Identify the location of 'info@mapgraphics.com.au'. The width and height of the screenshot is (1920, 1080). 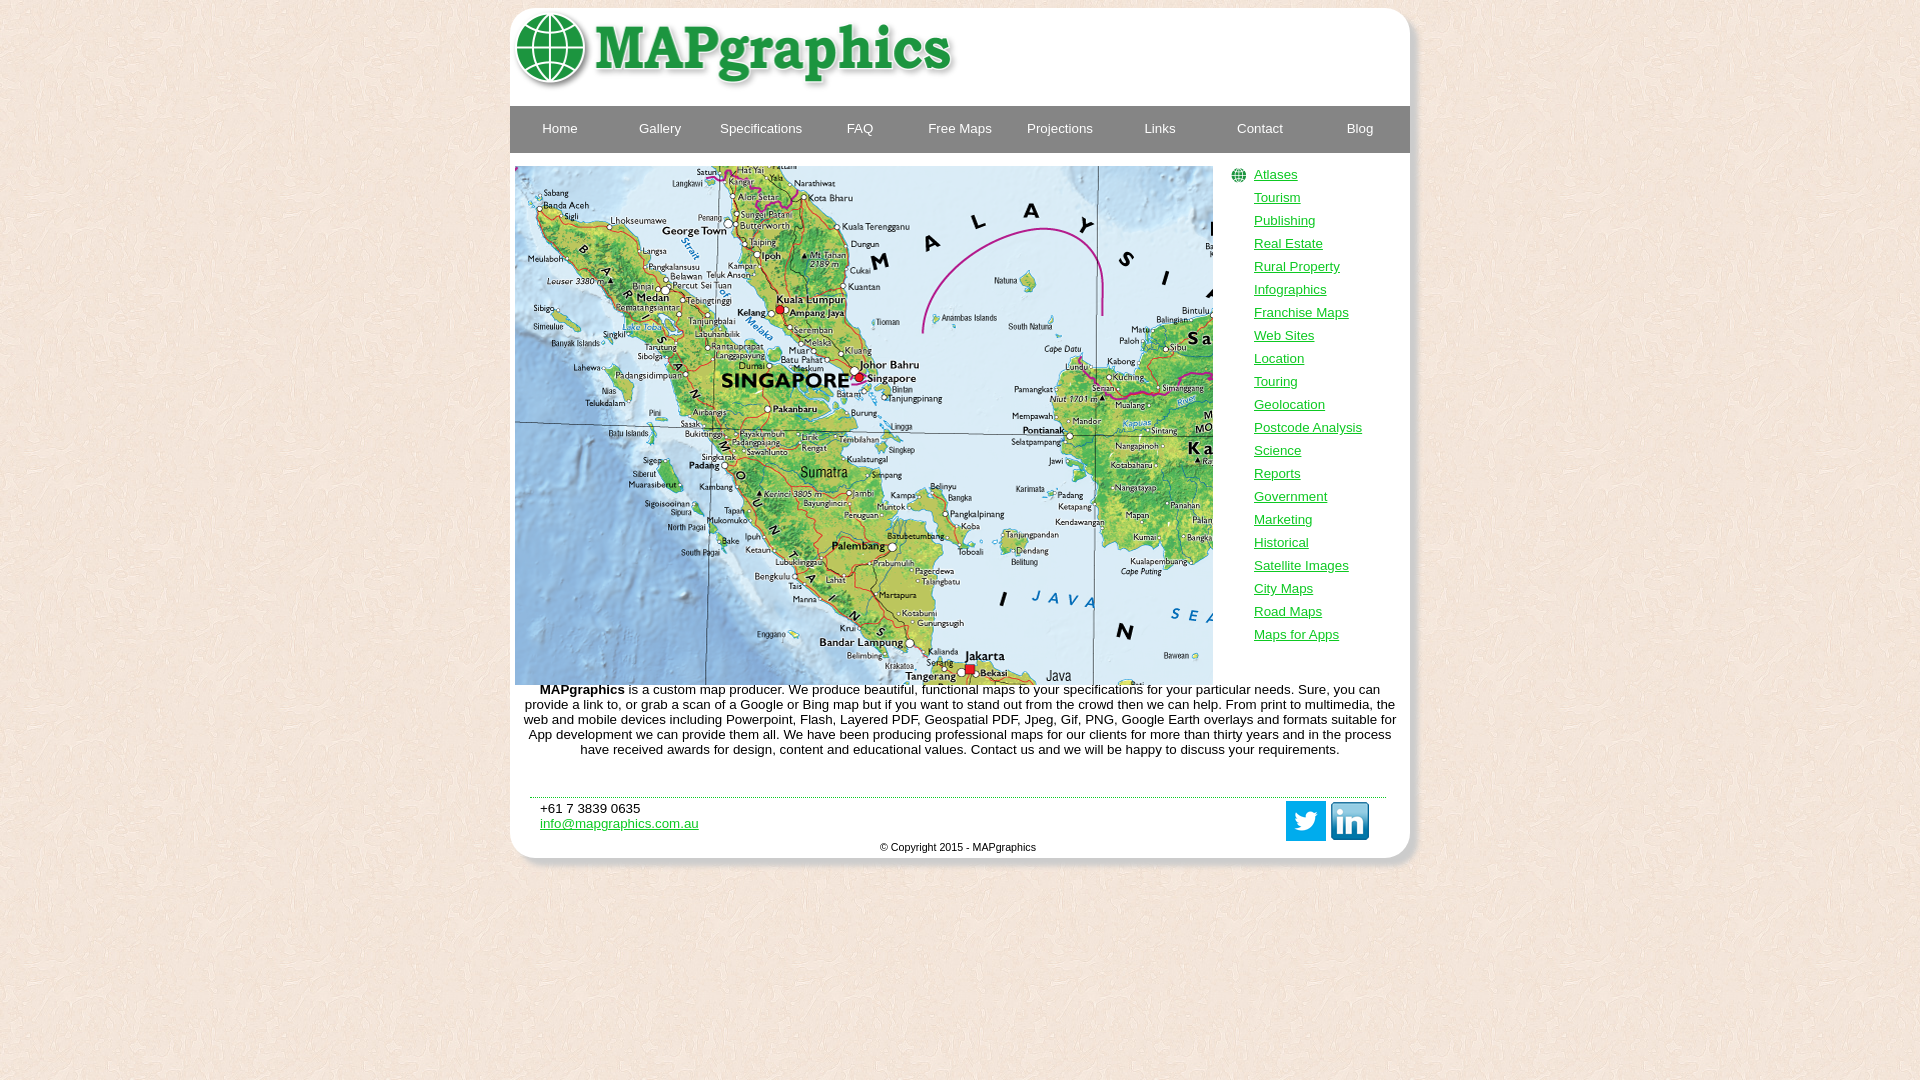
(618, 823).